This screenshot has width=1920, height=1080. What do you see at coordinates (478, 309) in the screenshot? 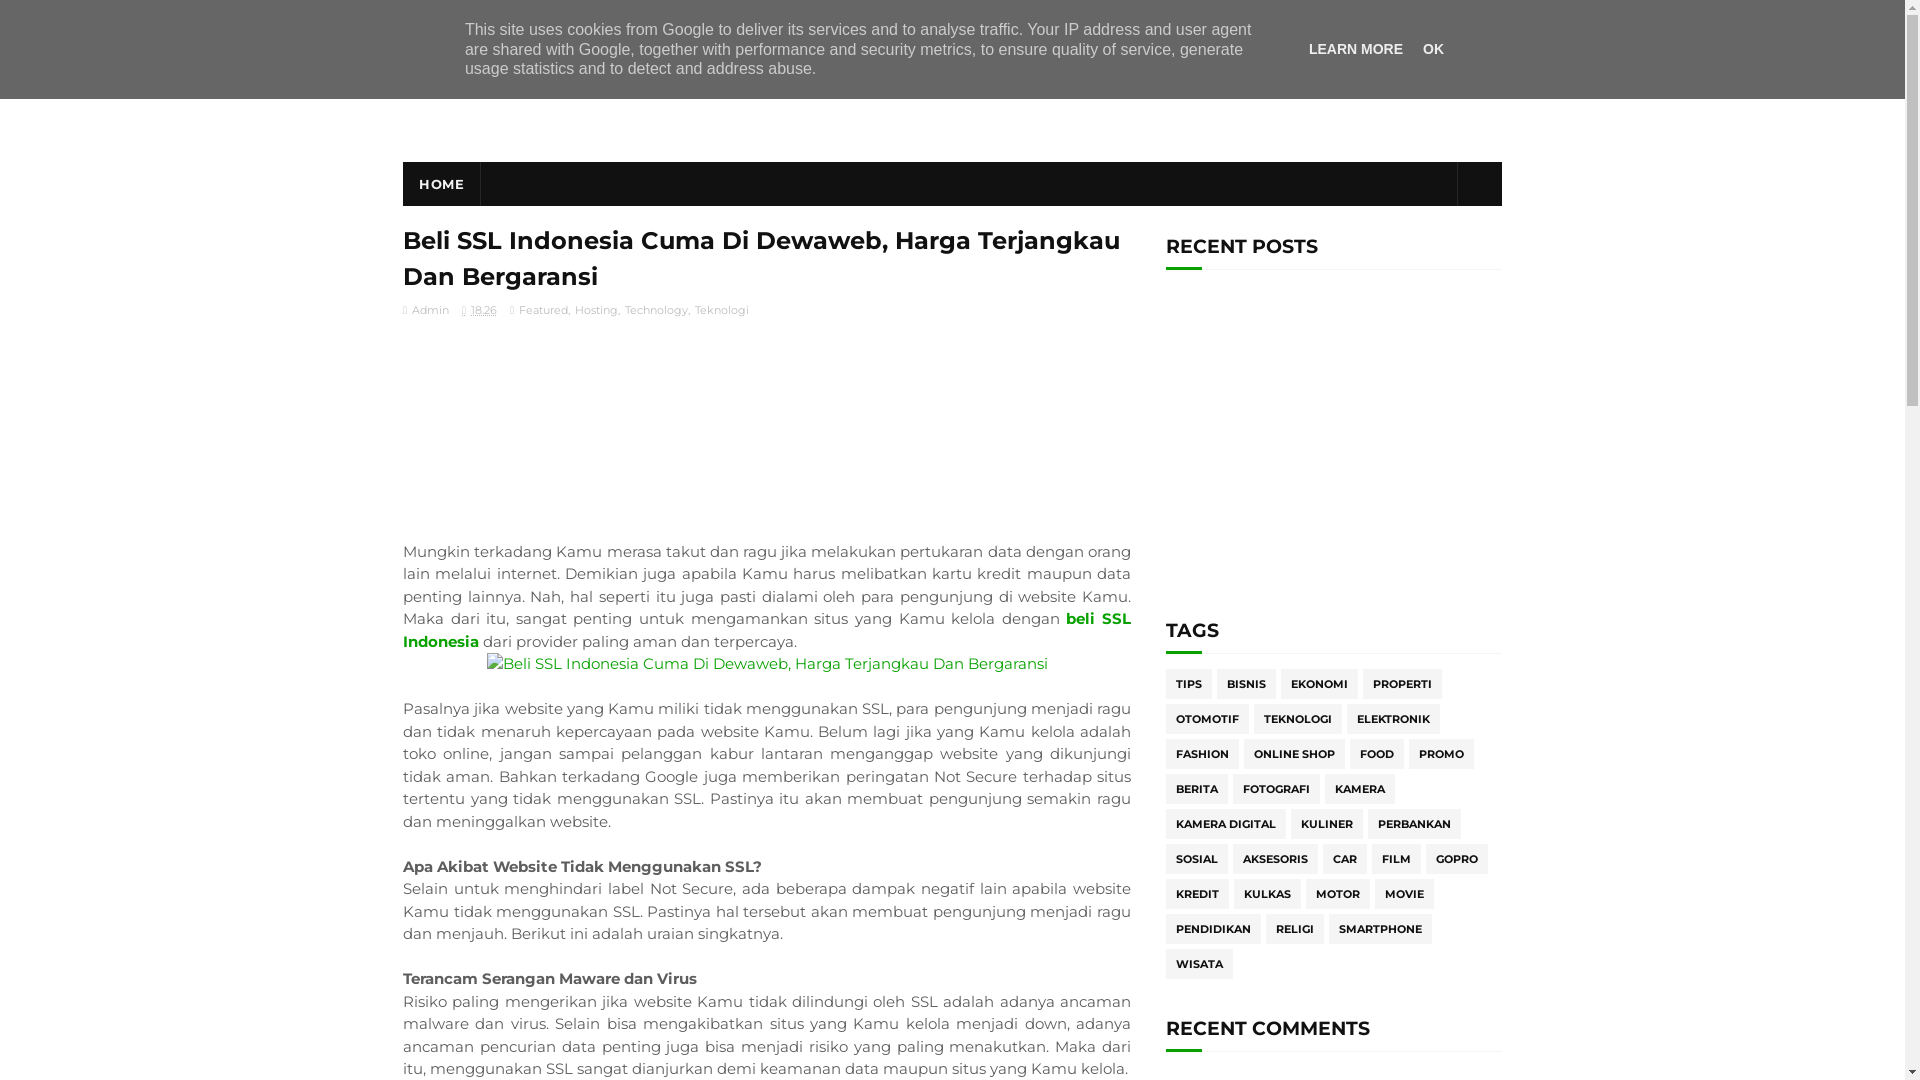
I see `'18.26'` at bounding box center [478, 309].